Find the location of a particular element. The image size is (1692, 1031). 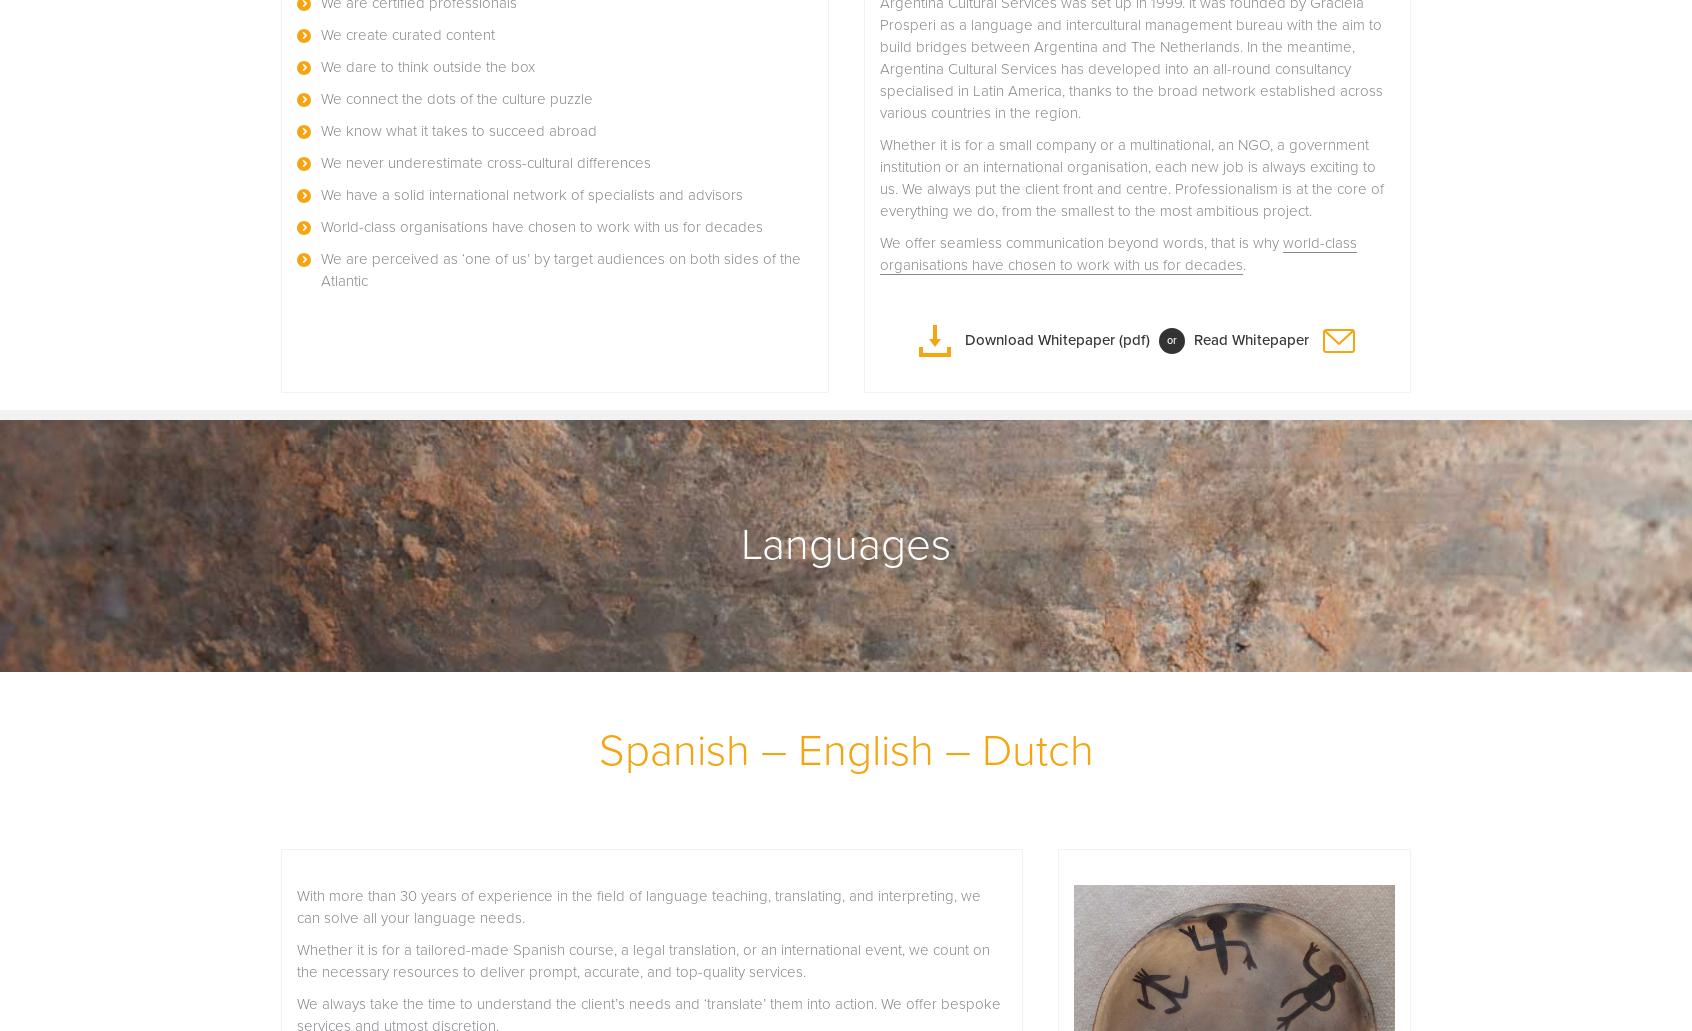

'We dare to think outside the box' is located at coordinates (427, 65).